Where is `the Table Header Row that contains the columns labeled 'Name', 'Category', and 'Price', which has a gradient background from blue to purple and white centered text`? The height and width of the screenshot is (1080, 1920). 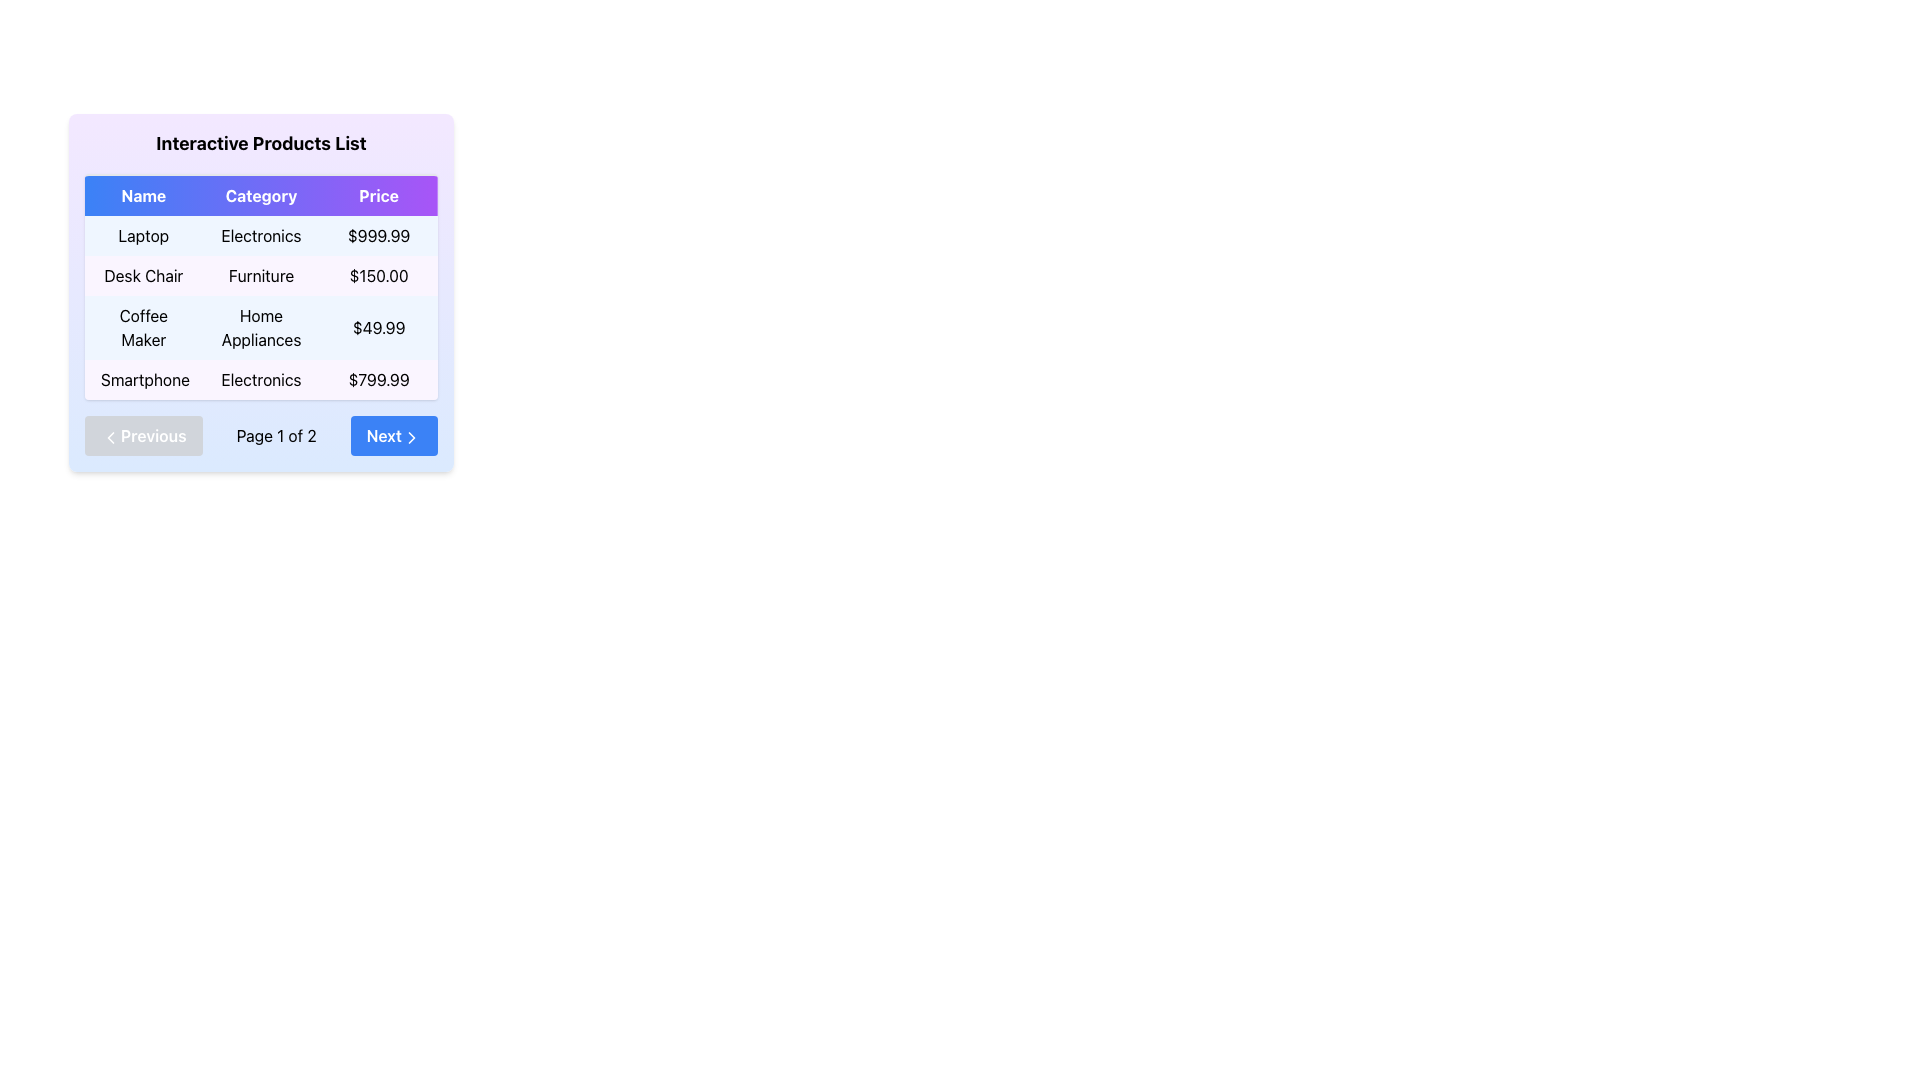
the Table Header Row that contains the columns labeled 'Name', 'Category', and 'Price', which has a gradient background from blue to purple and white centered text is located at coordinates (260, 196).